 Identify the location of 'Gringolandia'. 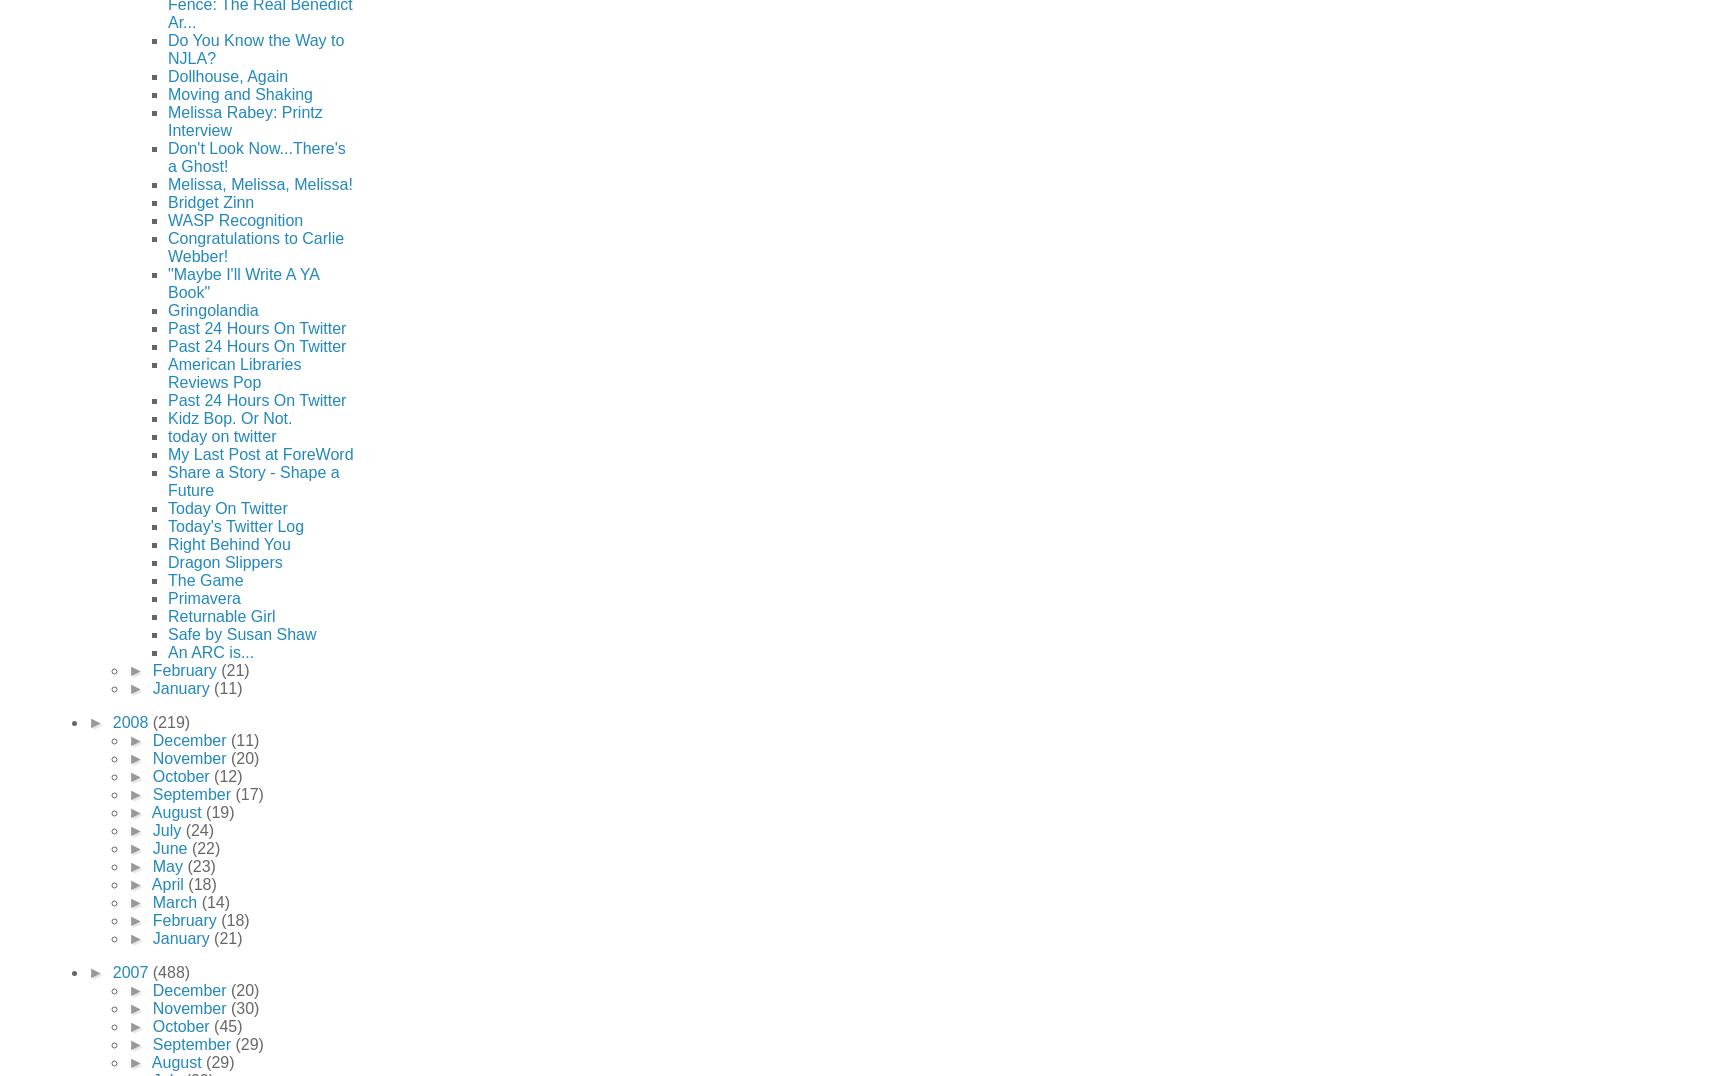
(211, 308).